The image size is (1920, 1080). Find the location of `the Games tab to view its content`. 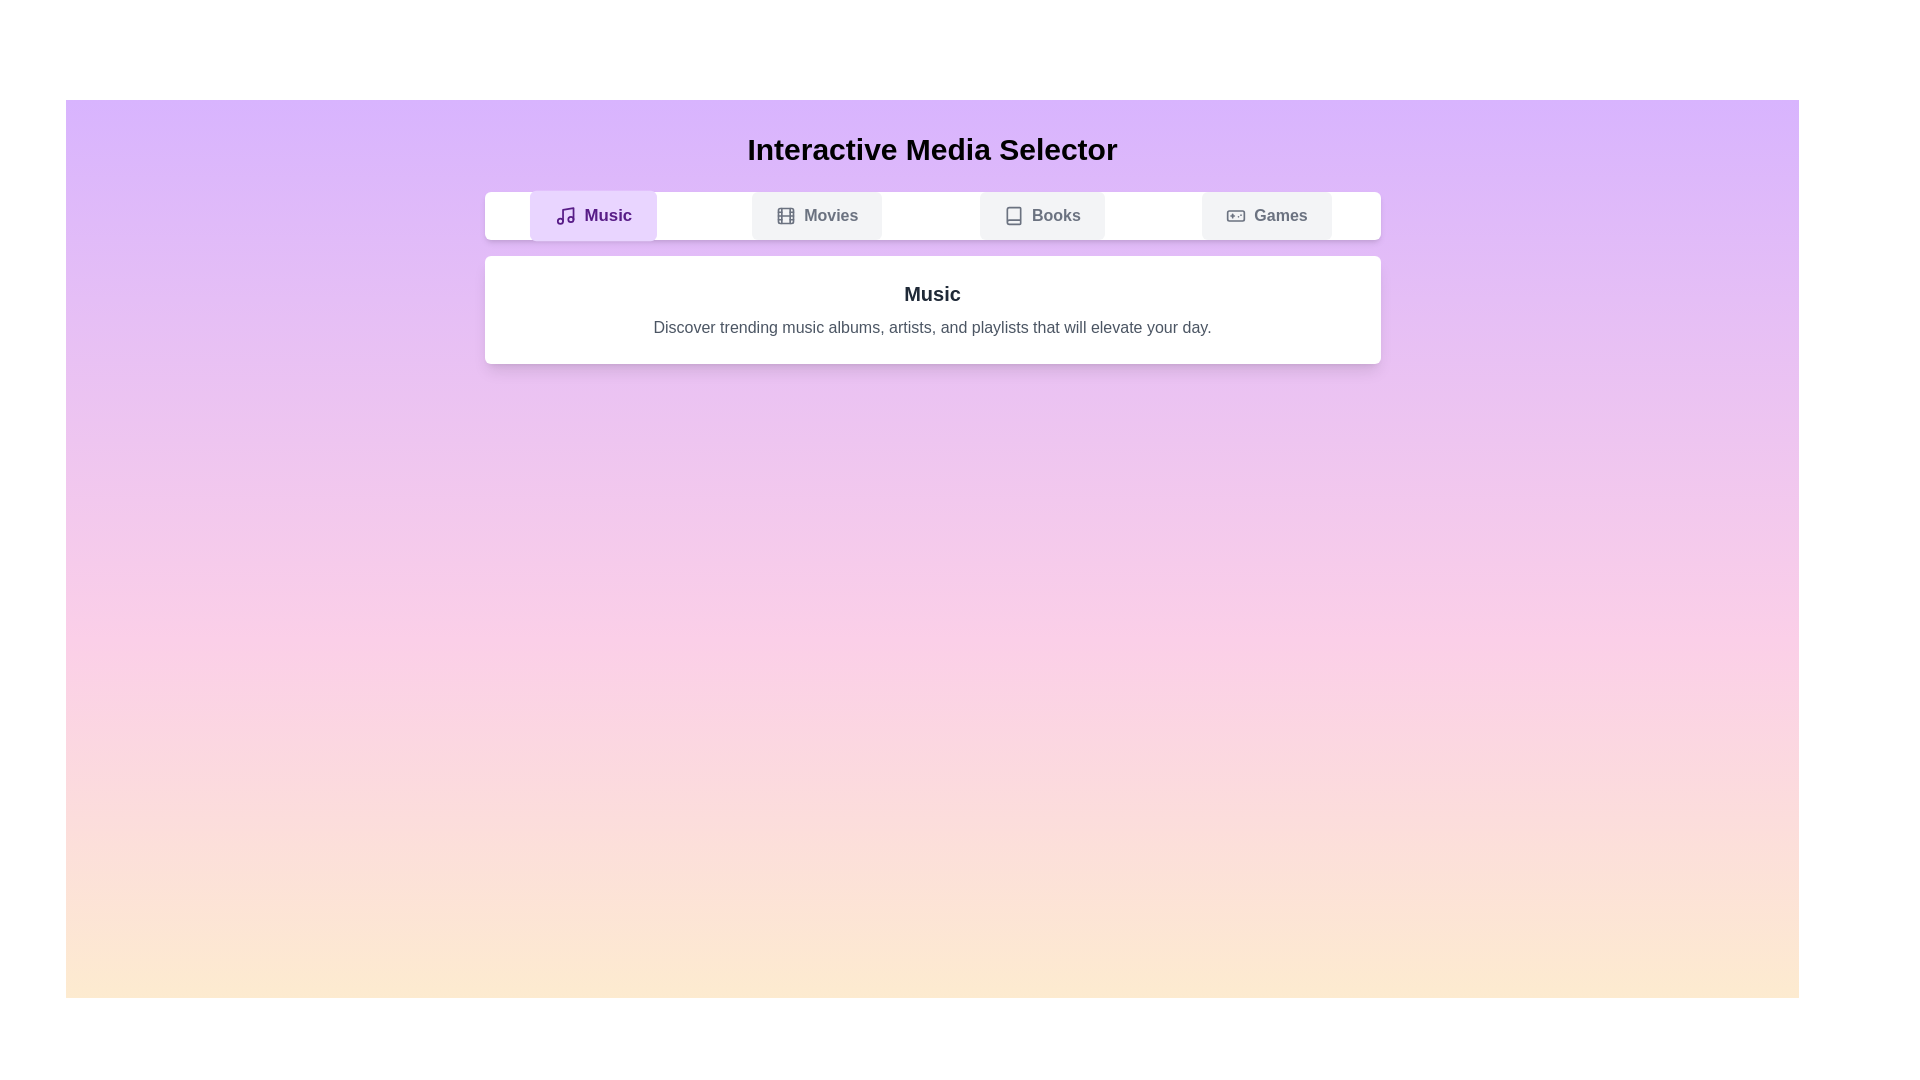

the Games tab to view its content is located at coordinates (1266, 216).